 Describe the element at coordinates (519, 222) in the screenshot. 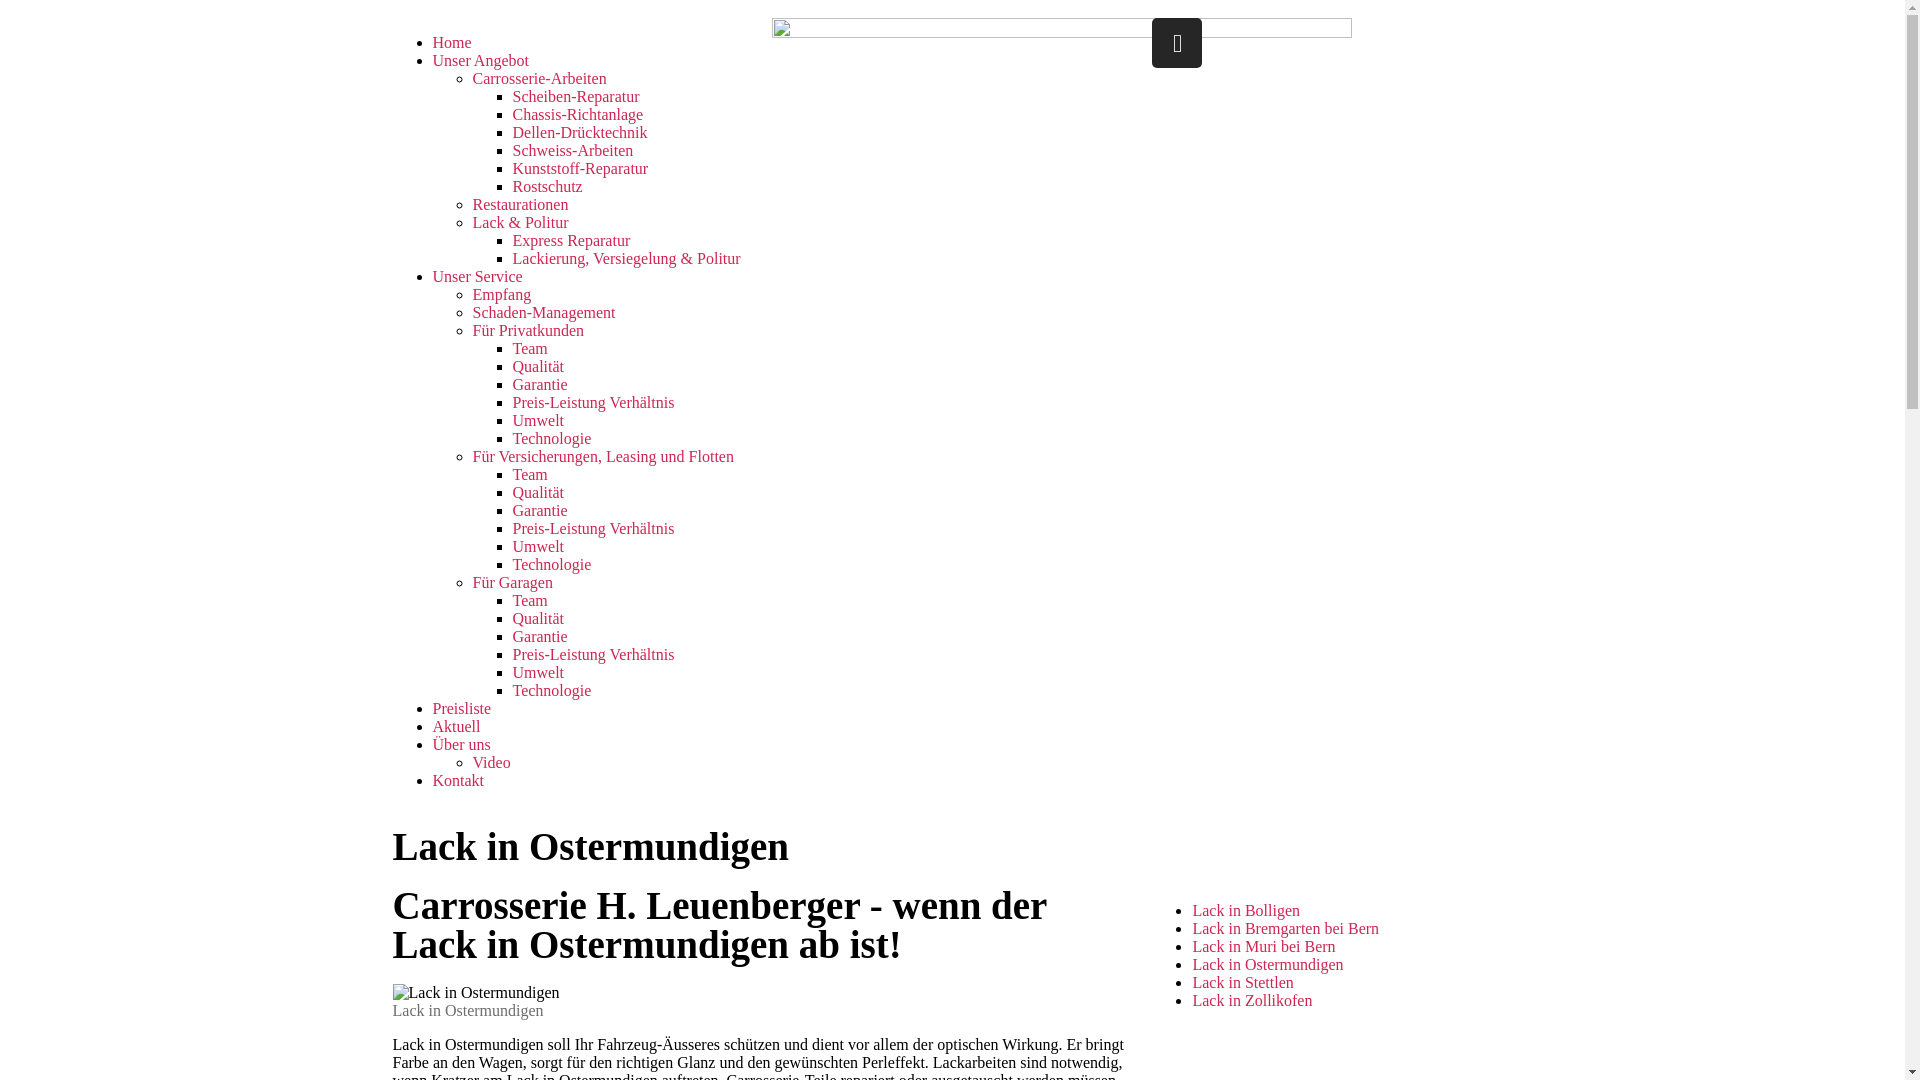

I see `'Lack & Politur'` at that location.